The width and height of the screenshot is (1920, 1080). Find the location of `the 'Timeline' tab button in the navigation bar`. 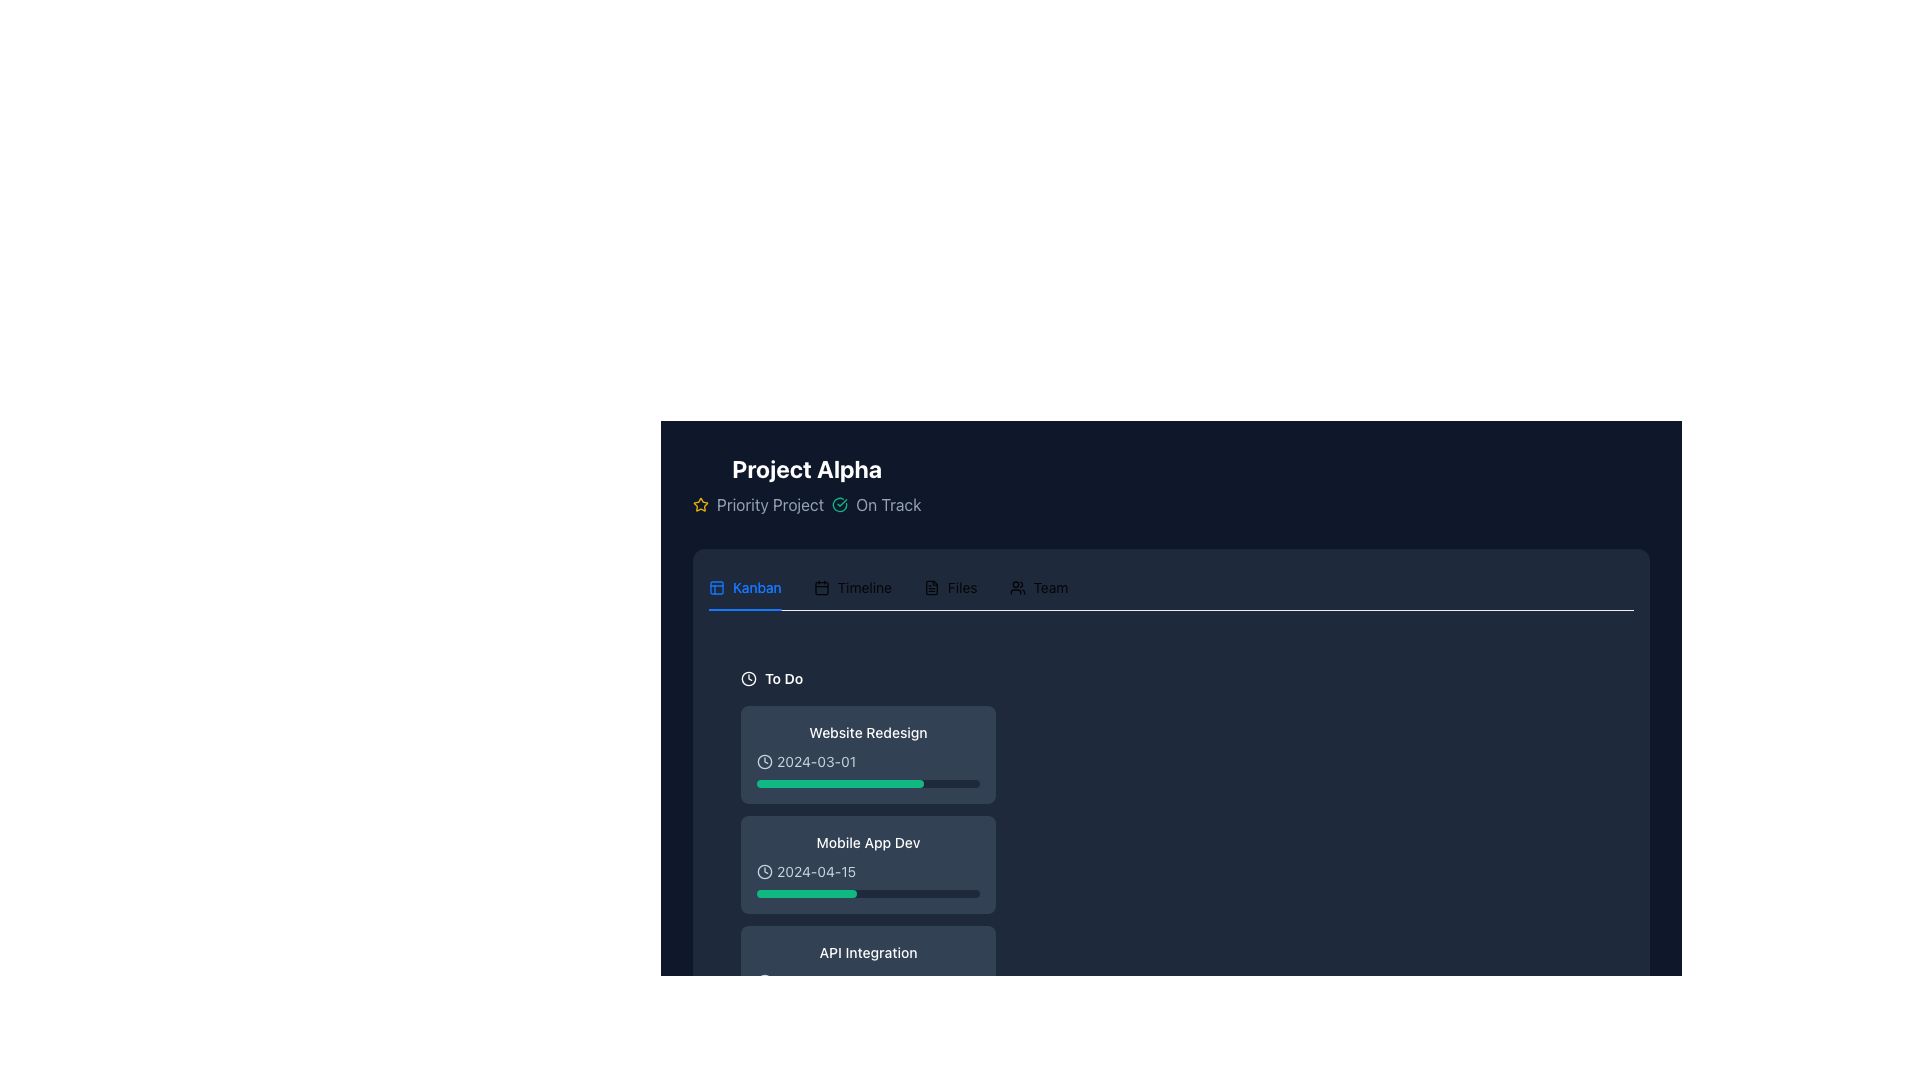

the 'Timeline' tab button in the navigation bar is located at coordinates (852, 586).